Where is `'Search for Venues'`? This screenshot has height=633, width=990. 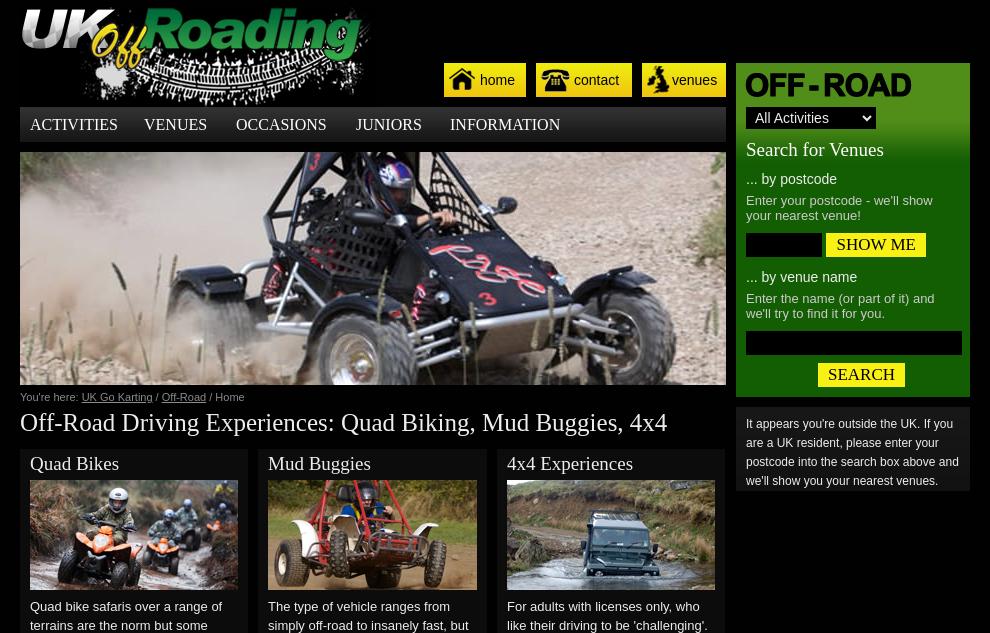 'Search for Venues' is located at coordinates (745, 148).